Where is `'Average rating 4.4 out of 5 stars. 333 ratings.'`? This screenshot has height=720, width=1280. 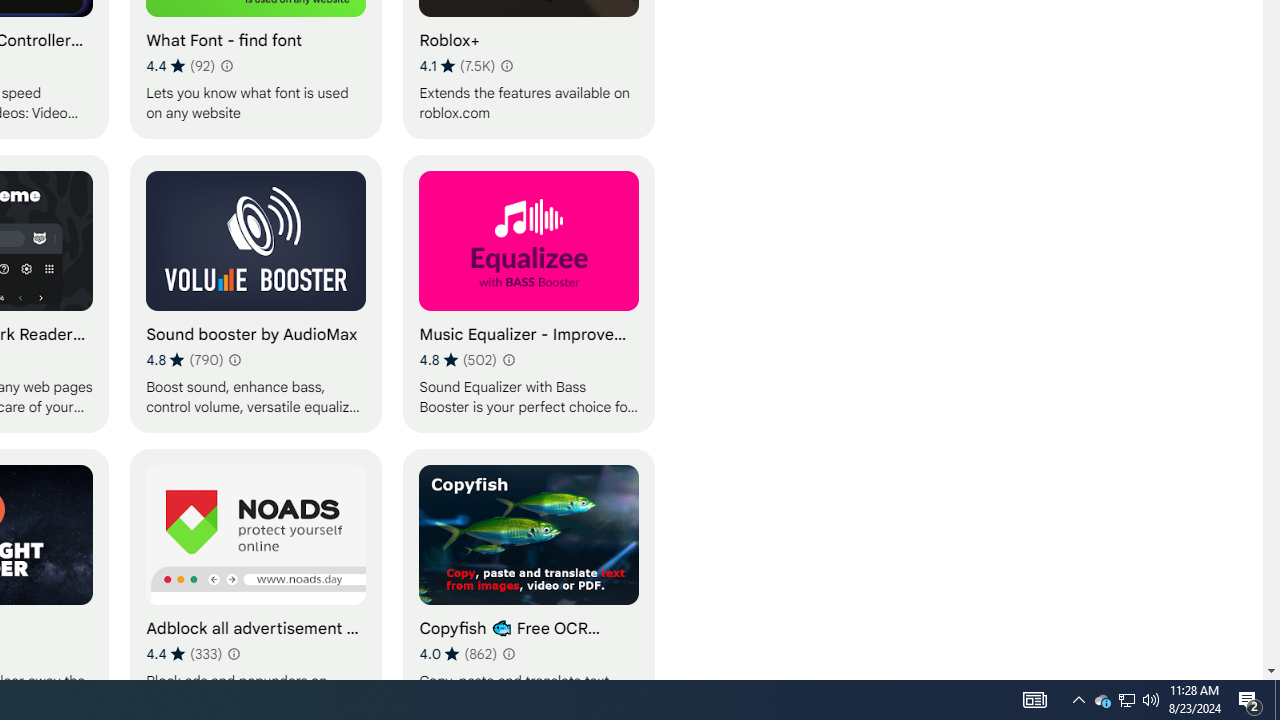 'Average rating 4.4 out of 5 stars. 333 ratings.' is located at coordinates (184, 653).